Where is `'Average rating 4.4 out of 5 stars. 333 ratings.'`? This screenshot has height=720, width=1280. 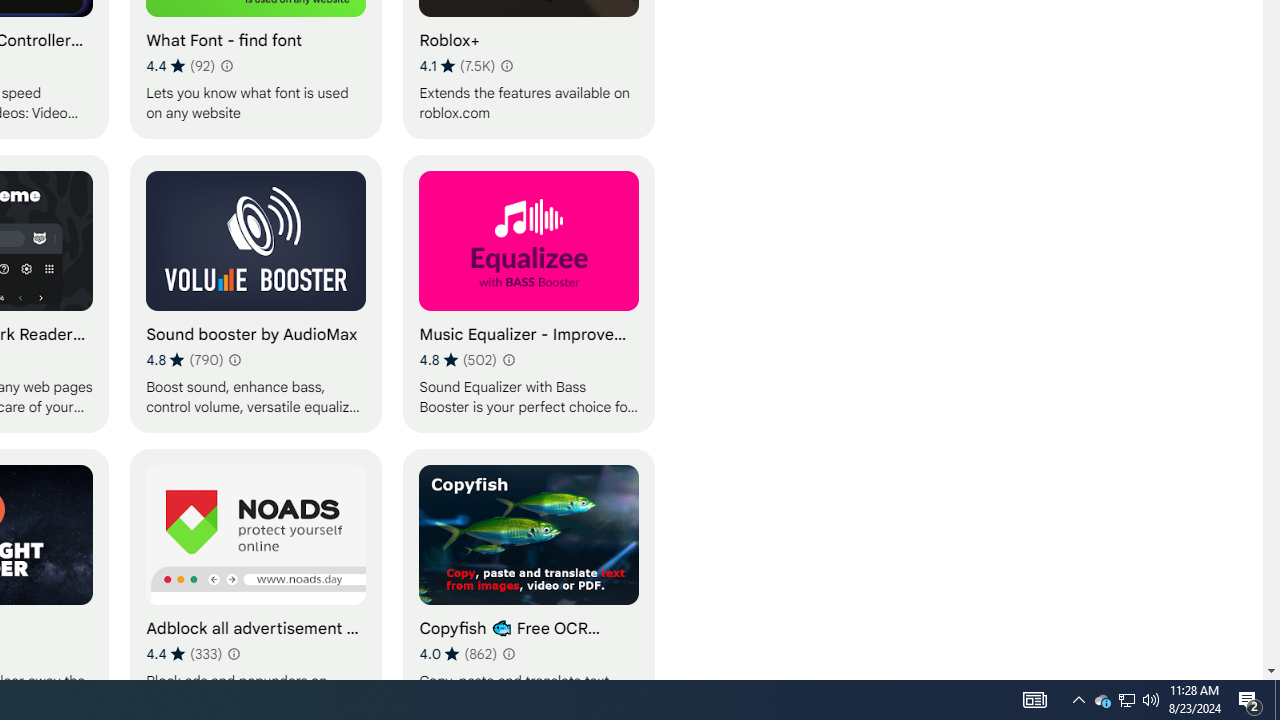 'Average rating 4.4 out of 5 stars. 333 ratings.' is located at coordinates (184, 653).